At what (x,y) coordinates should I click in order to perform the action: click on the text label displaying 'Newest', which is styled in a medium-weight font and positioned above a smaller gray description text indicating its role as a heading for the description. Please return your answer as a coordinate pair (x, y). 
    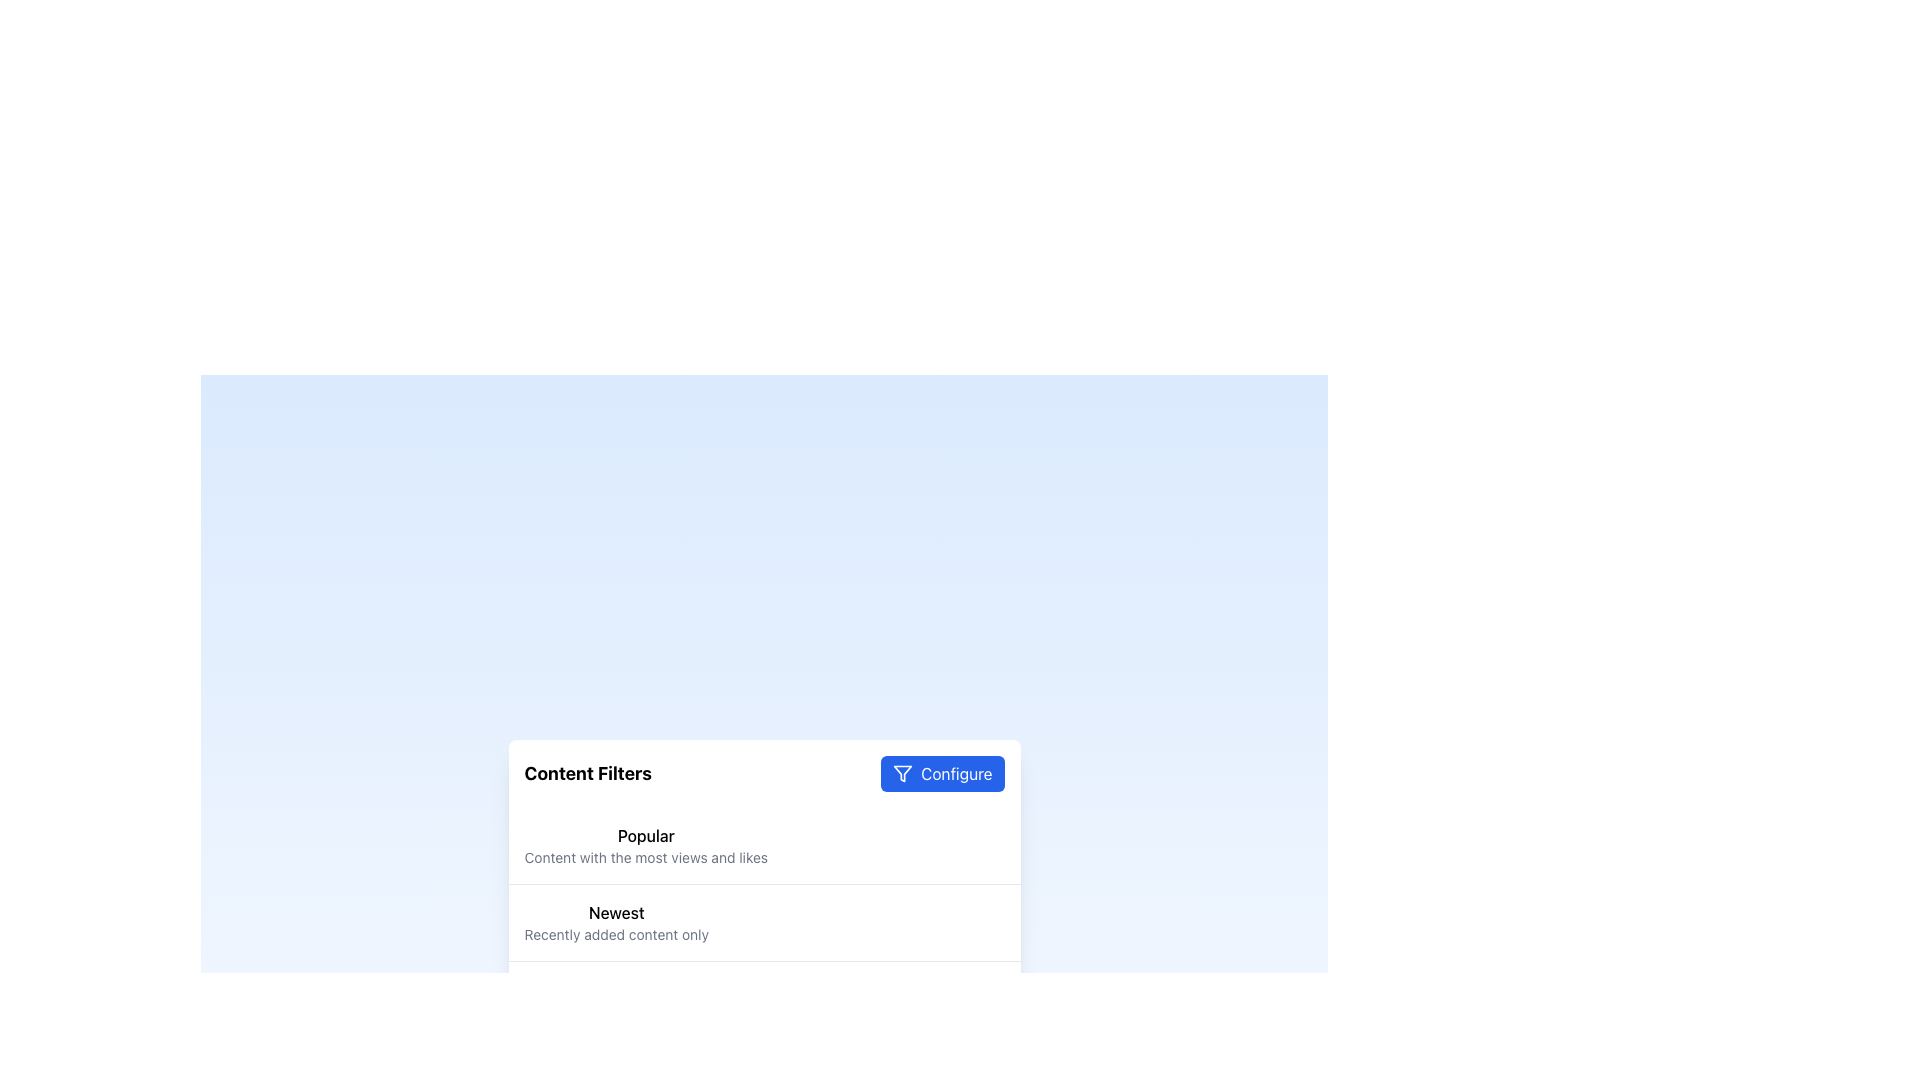
    Looking at the image, I should click on (615, 913).